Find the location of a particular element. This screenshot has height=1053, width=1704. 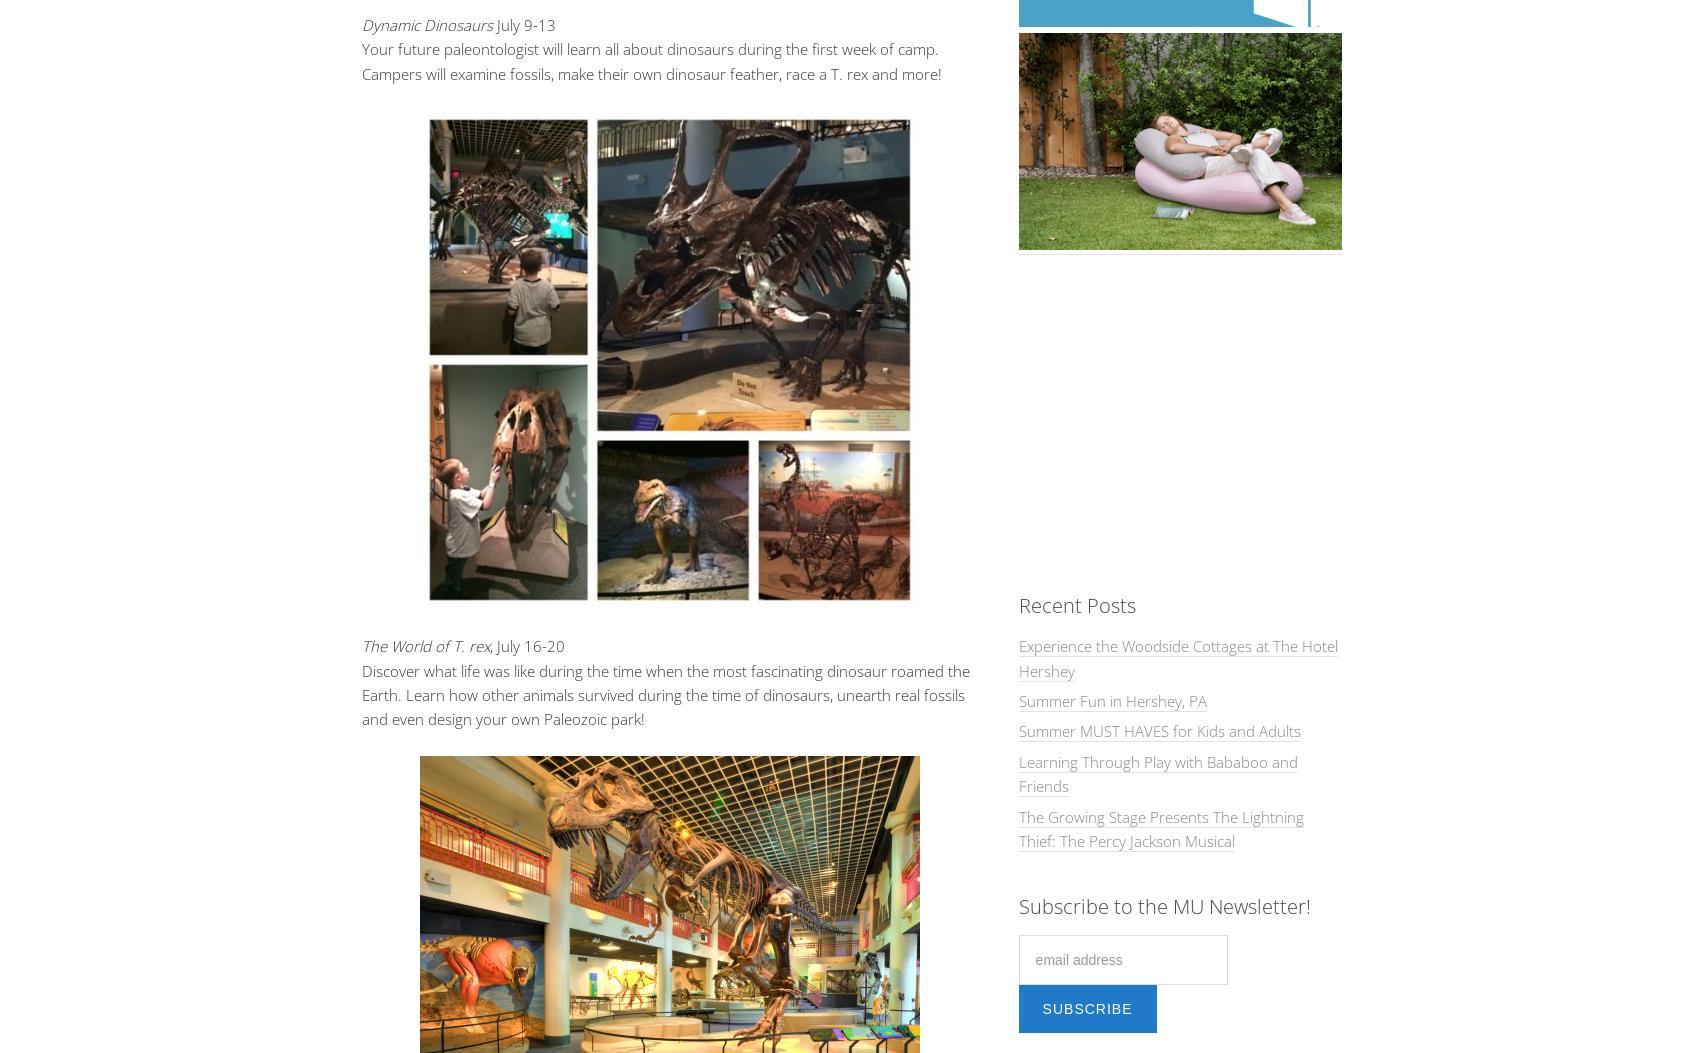

'Experience the Woodside Cottages at The Hotel Hershey' is located at coordinates (1176, 657).